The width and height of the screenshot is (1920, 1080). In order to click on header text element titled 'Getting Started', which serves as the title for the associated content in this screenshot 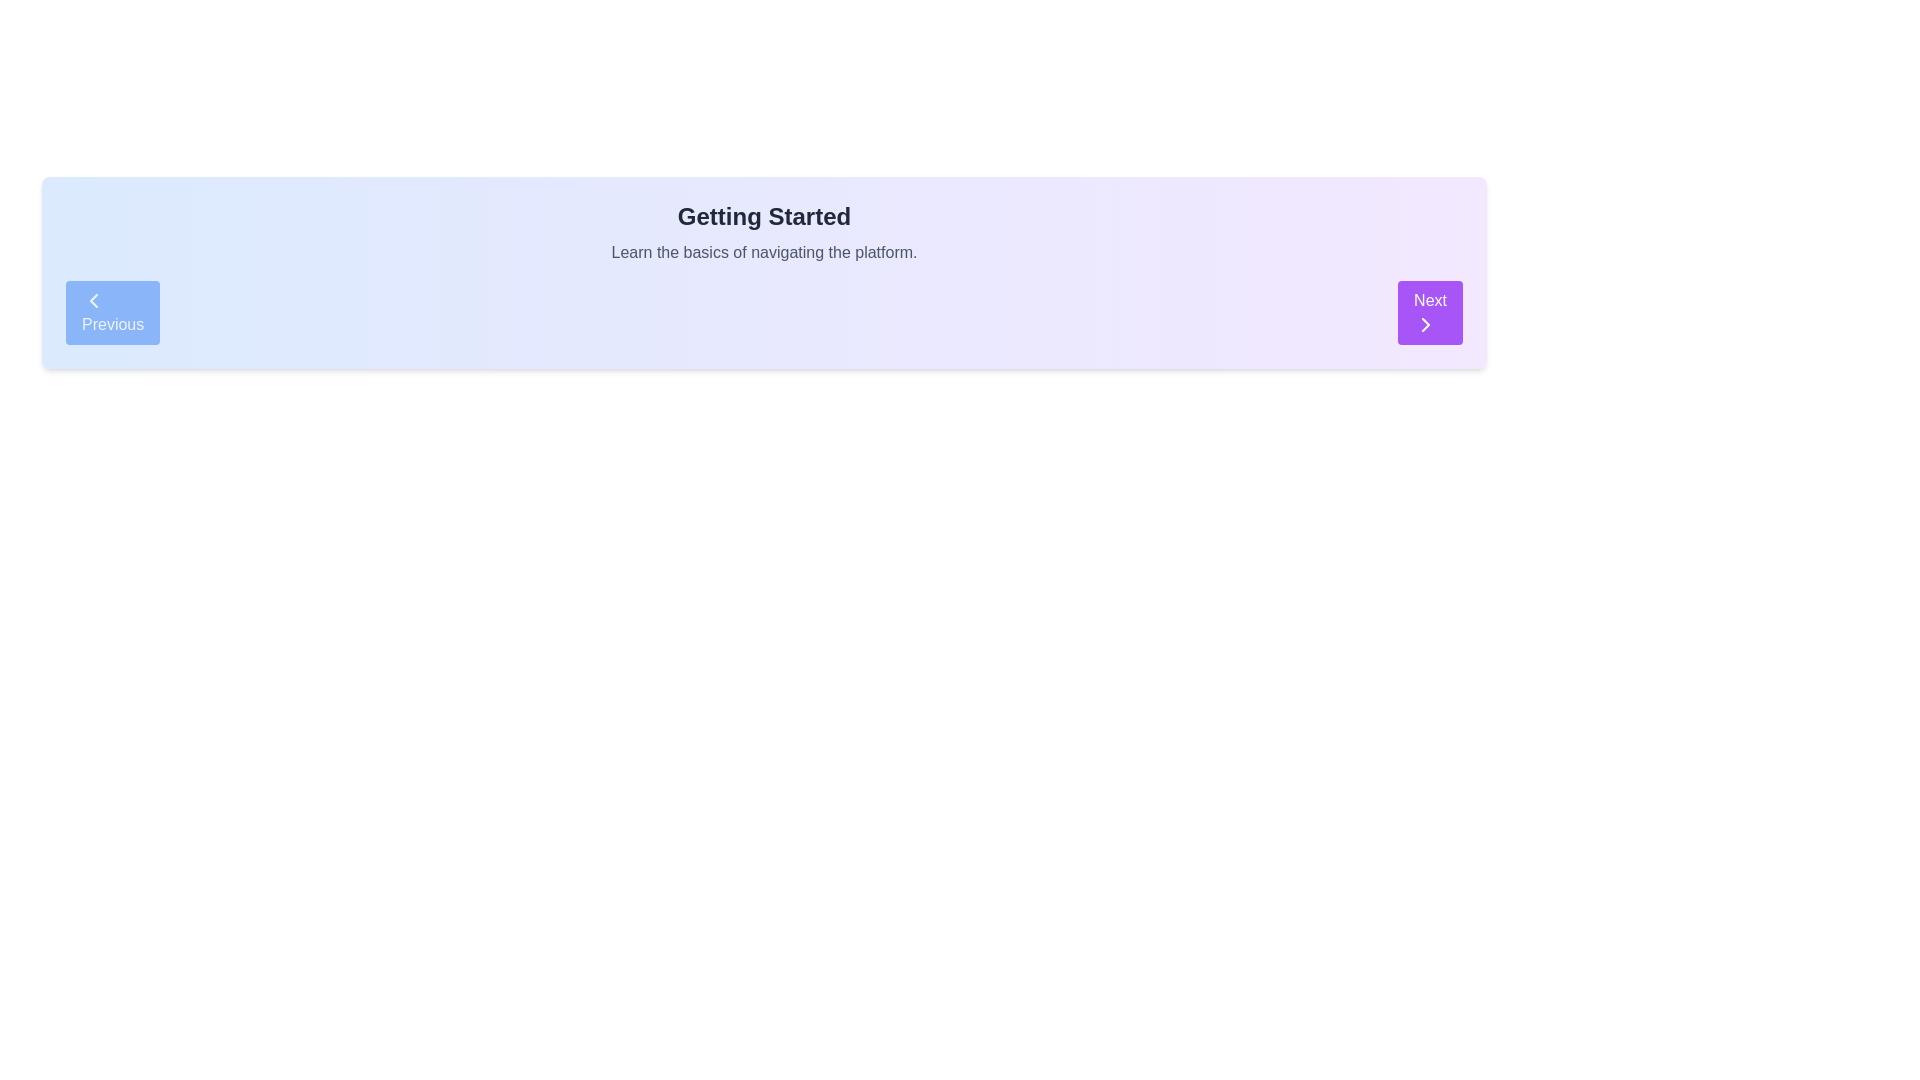, I will do `click(763, 216)`.